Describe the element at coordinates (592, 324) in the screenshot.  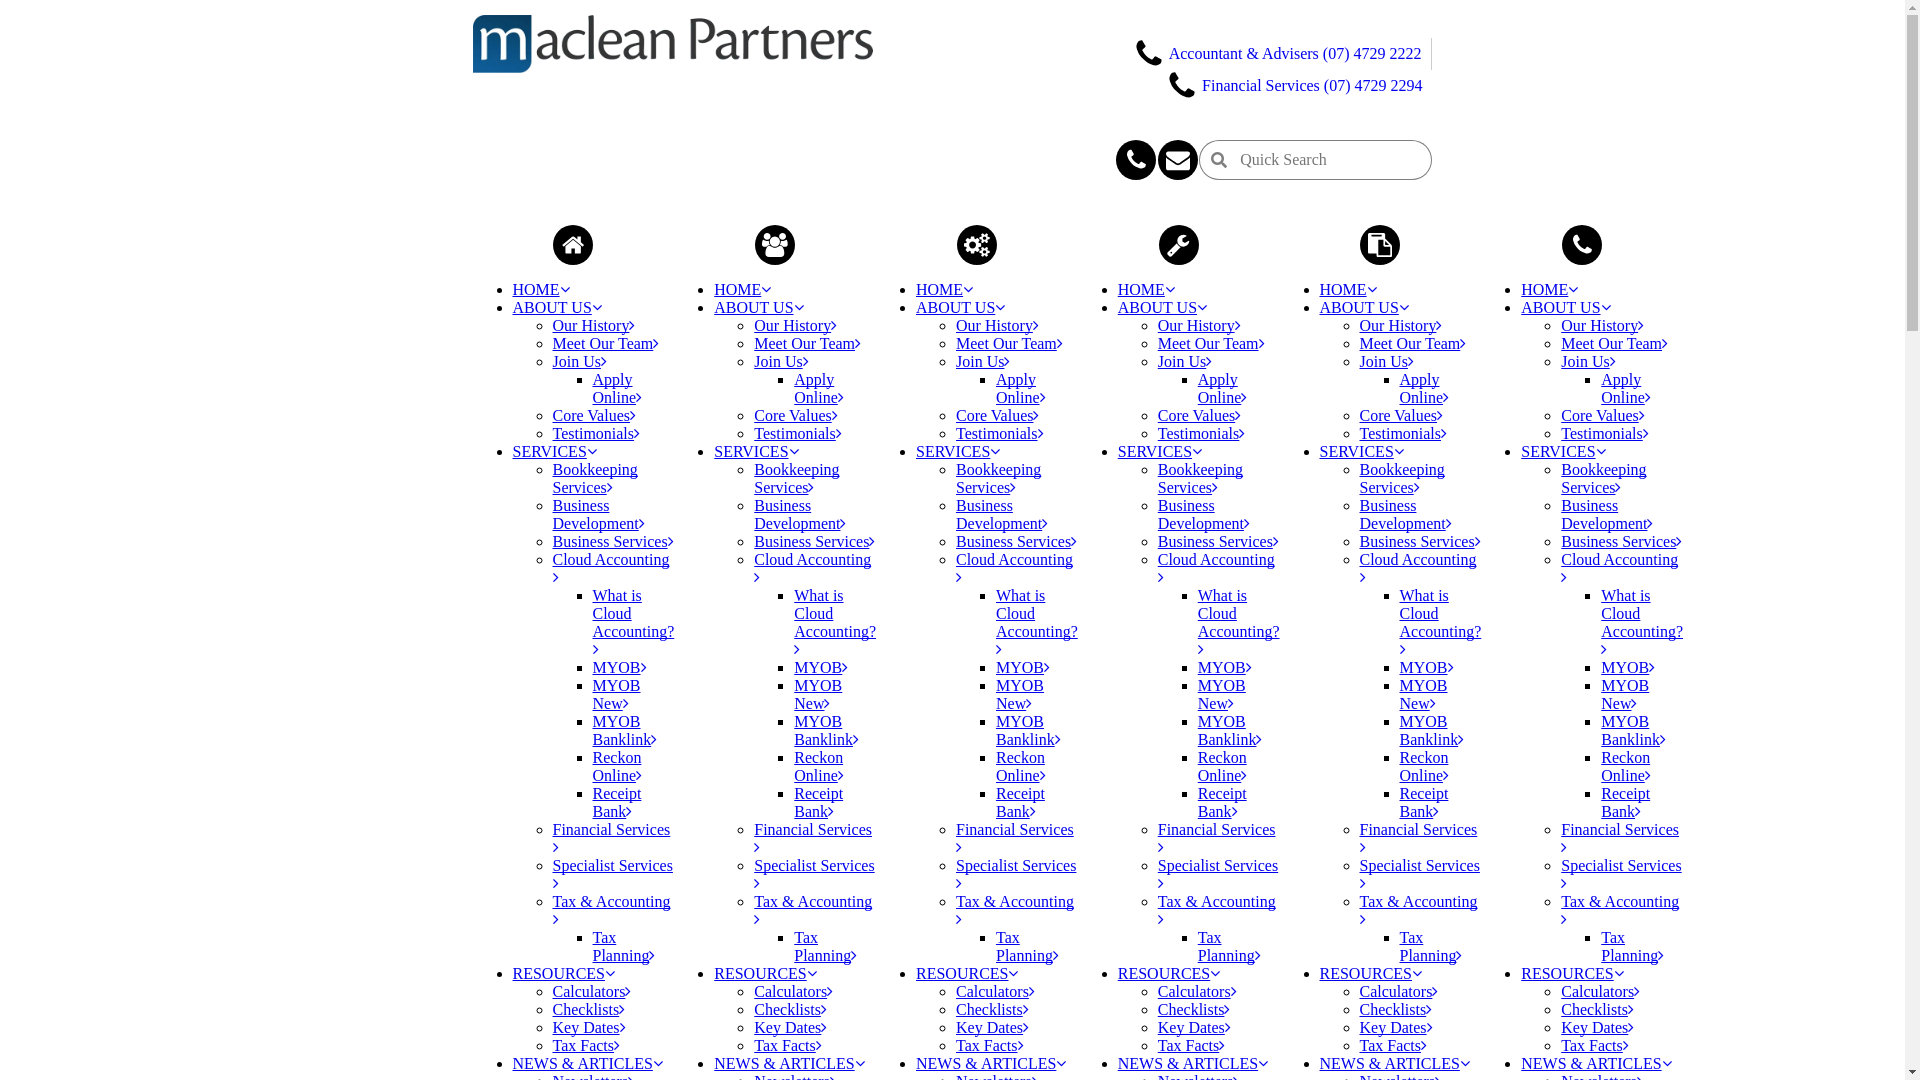
I see `'Our History'` at that location.